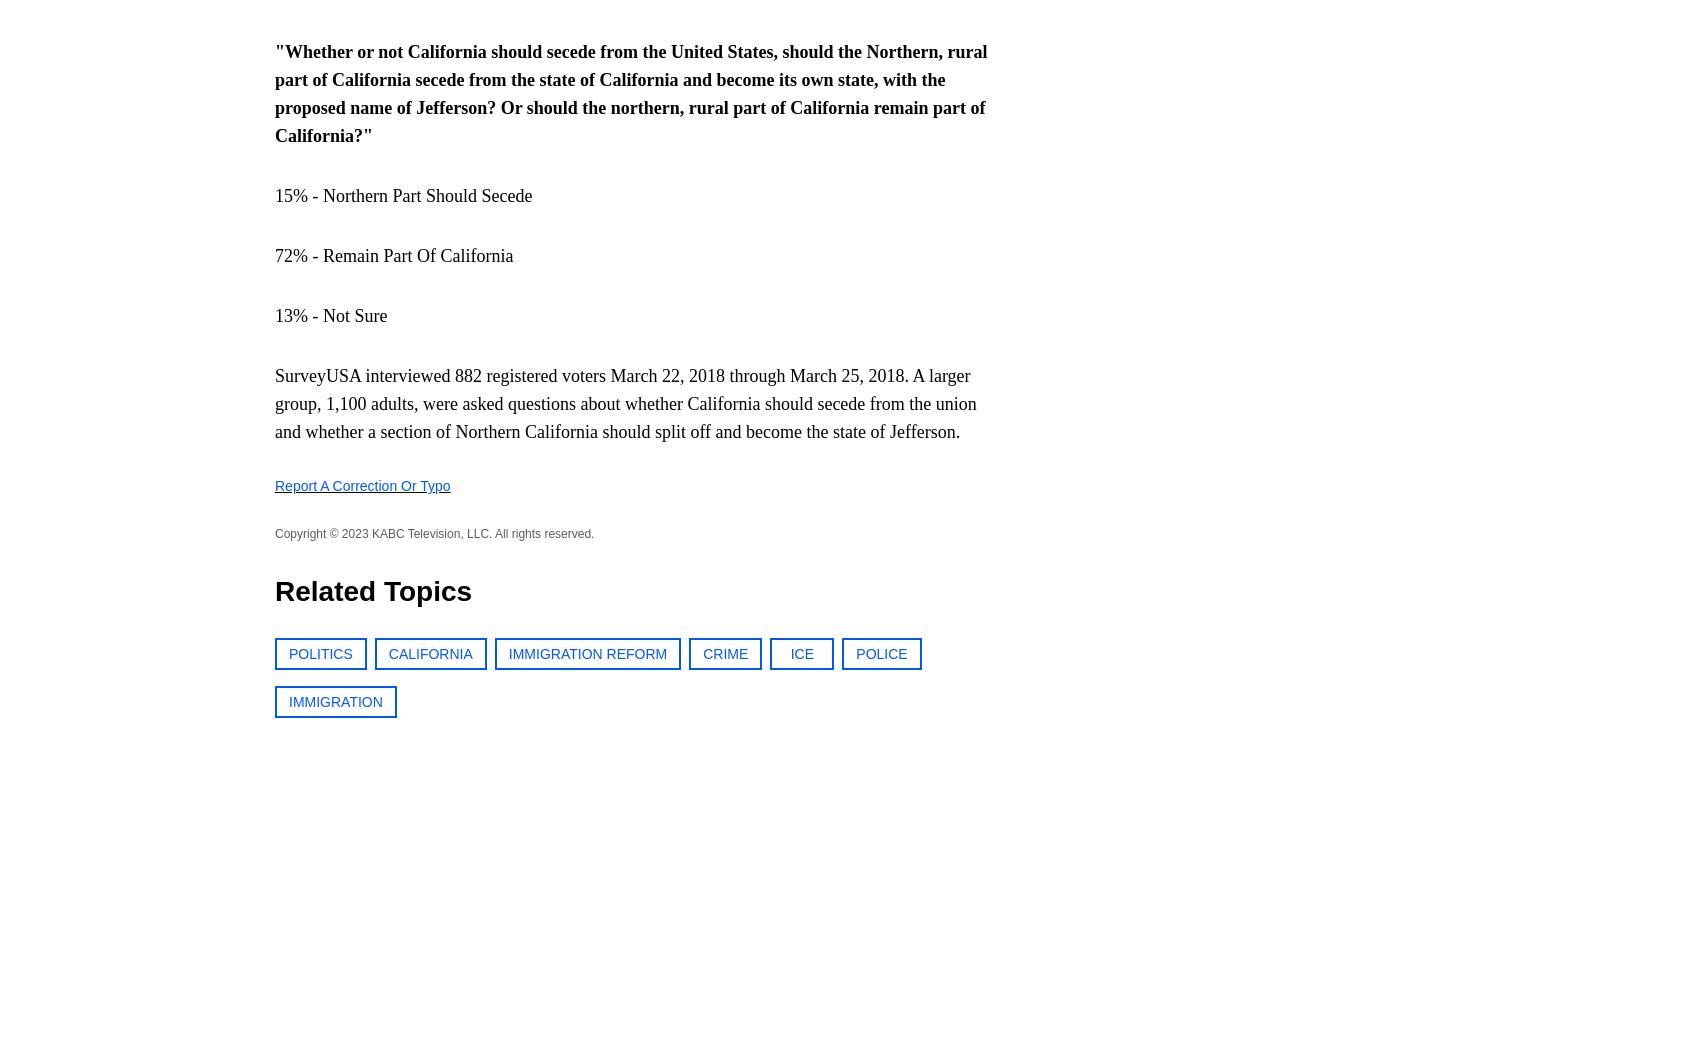 Image resolution: width=1692 pixels, height=1061 pixels. I want to click on 'IMMIGRATION', so click(287, 700).